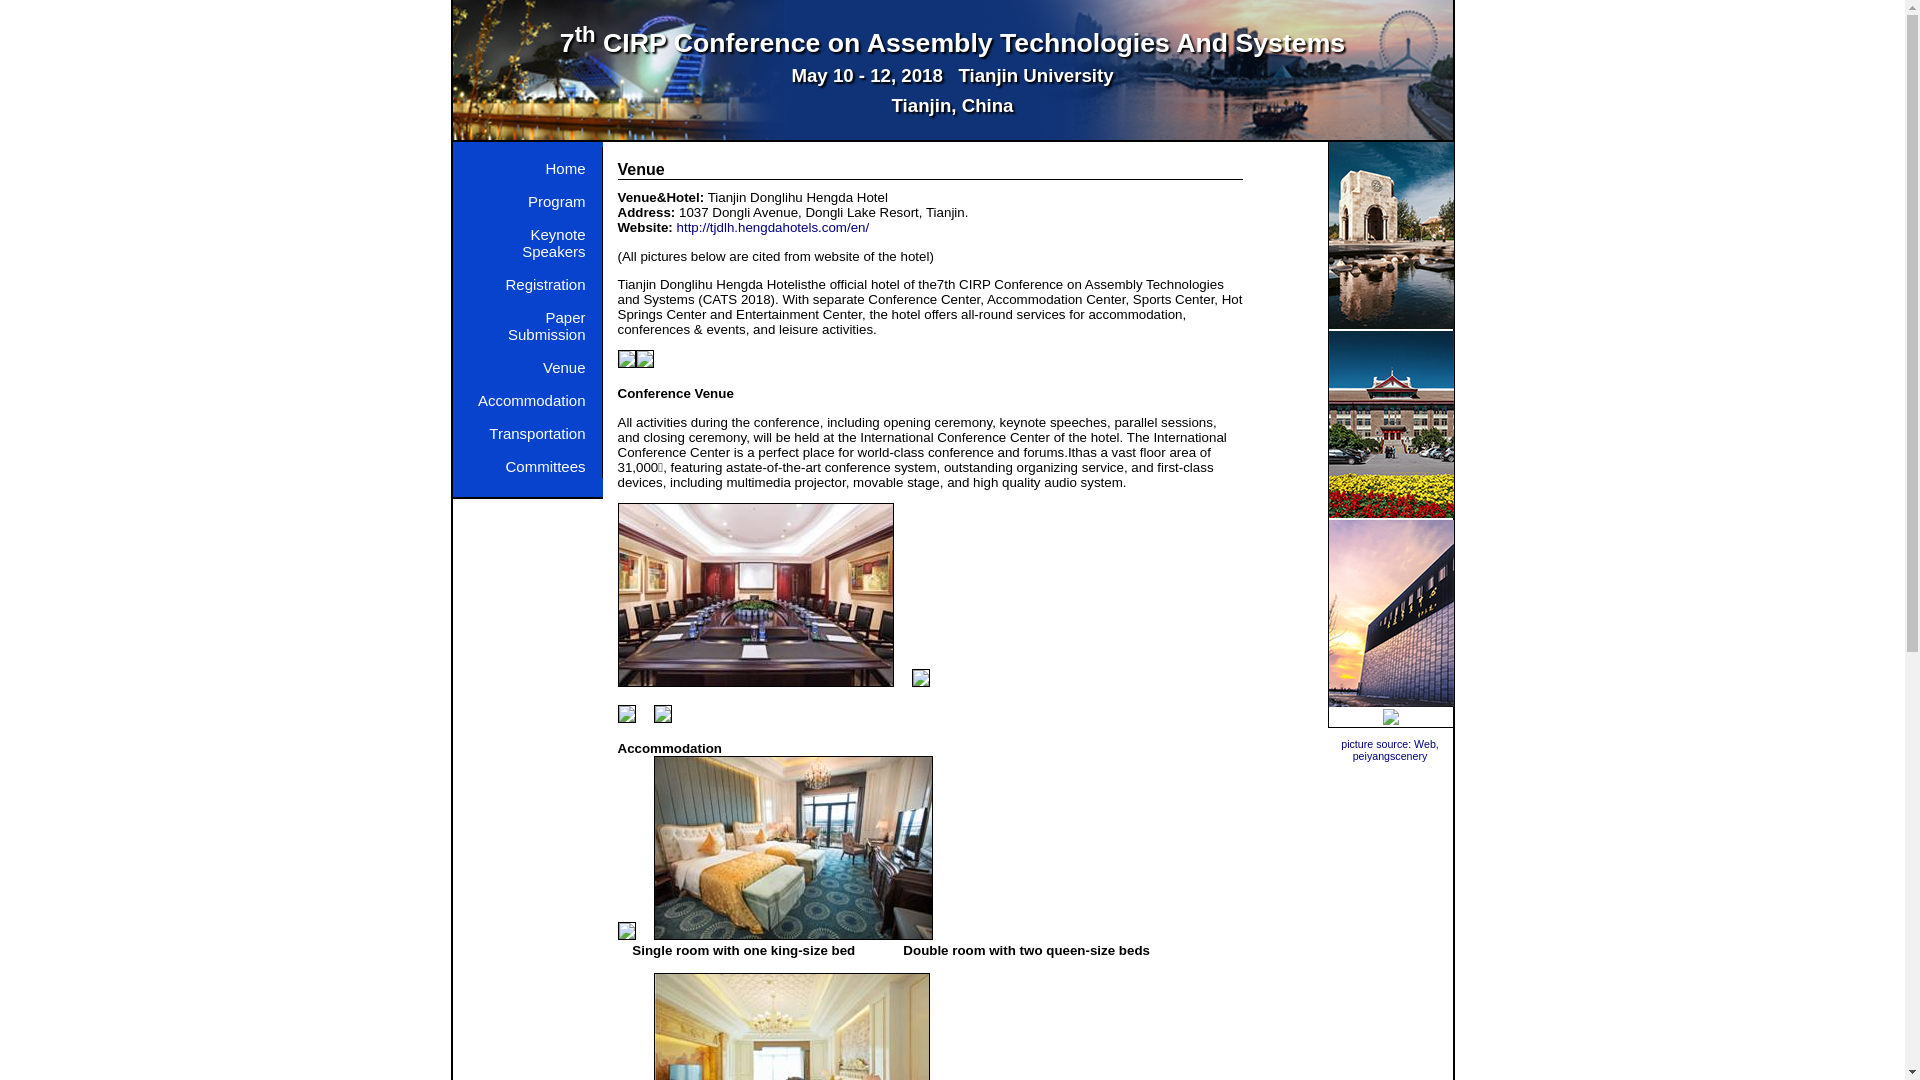 This screenshot has height=1080, width=1920. Describe the element at coordinates (526, 162) in the screenshot. I see `'Home'` at that location.